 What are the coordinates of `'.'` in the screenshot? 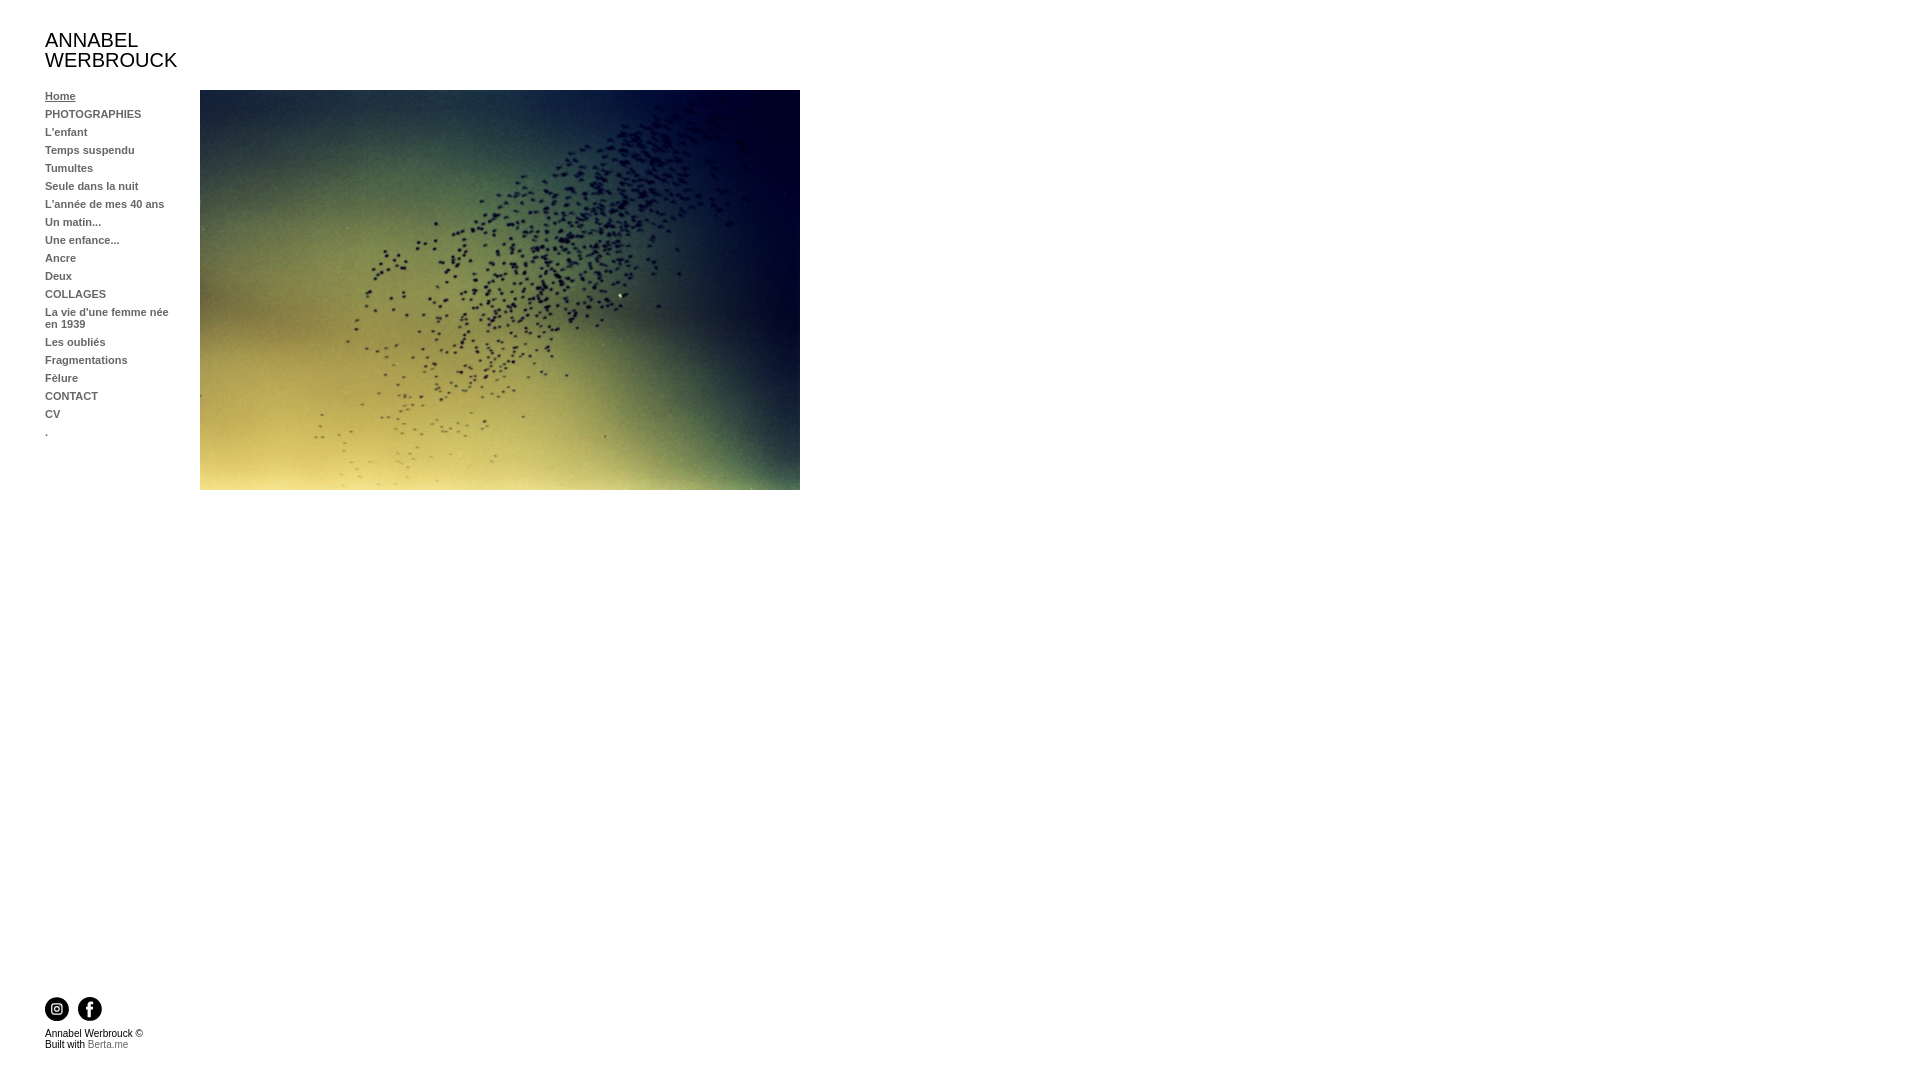 It's located at (46, 431).